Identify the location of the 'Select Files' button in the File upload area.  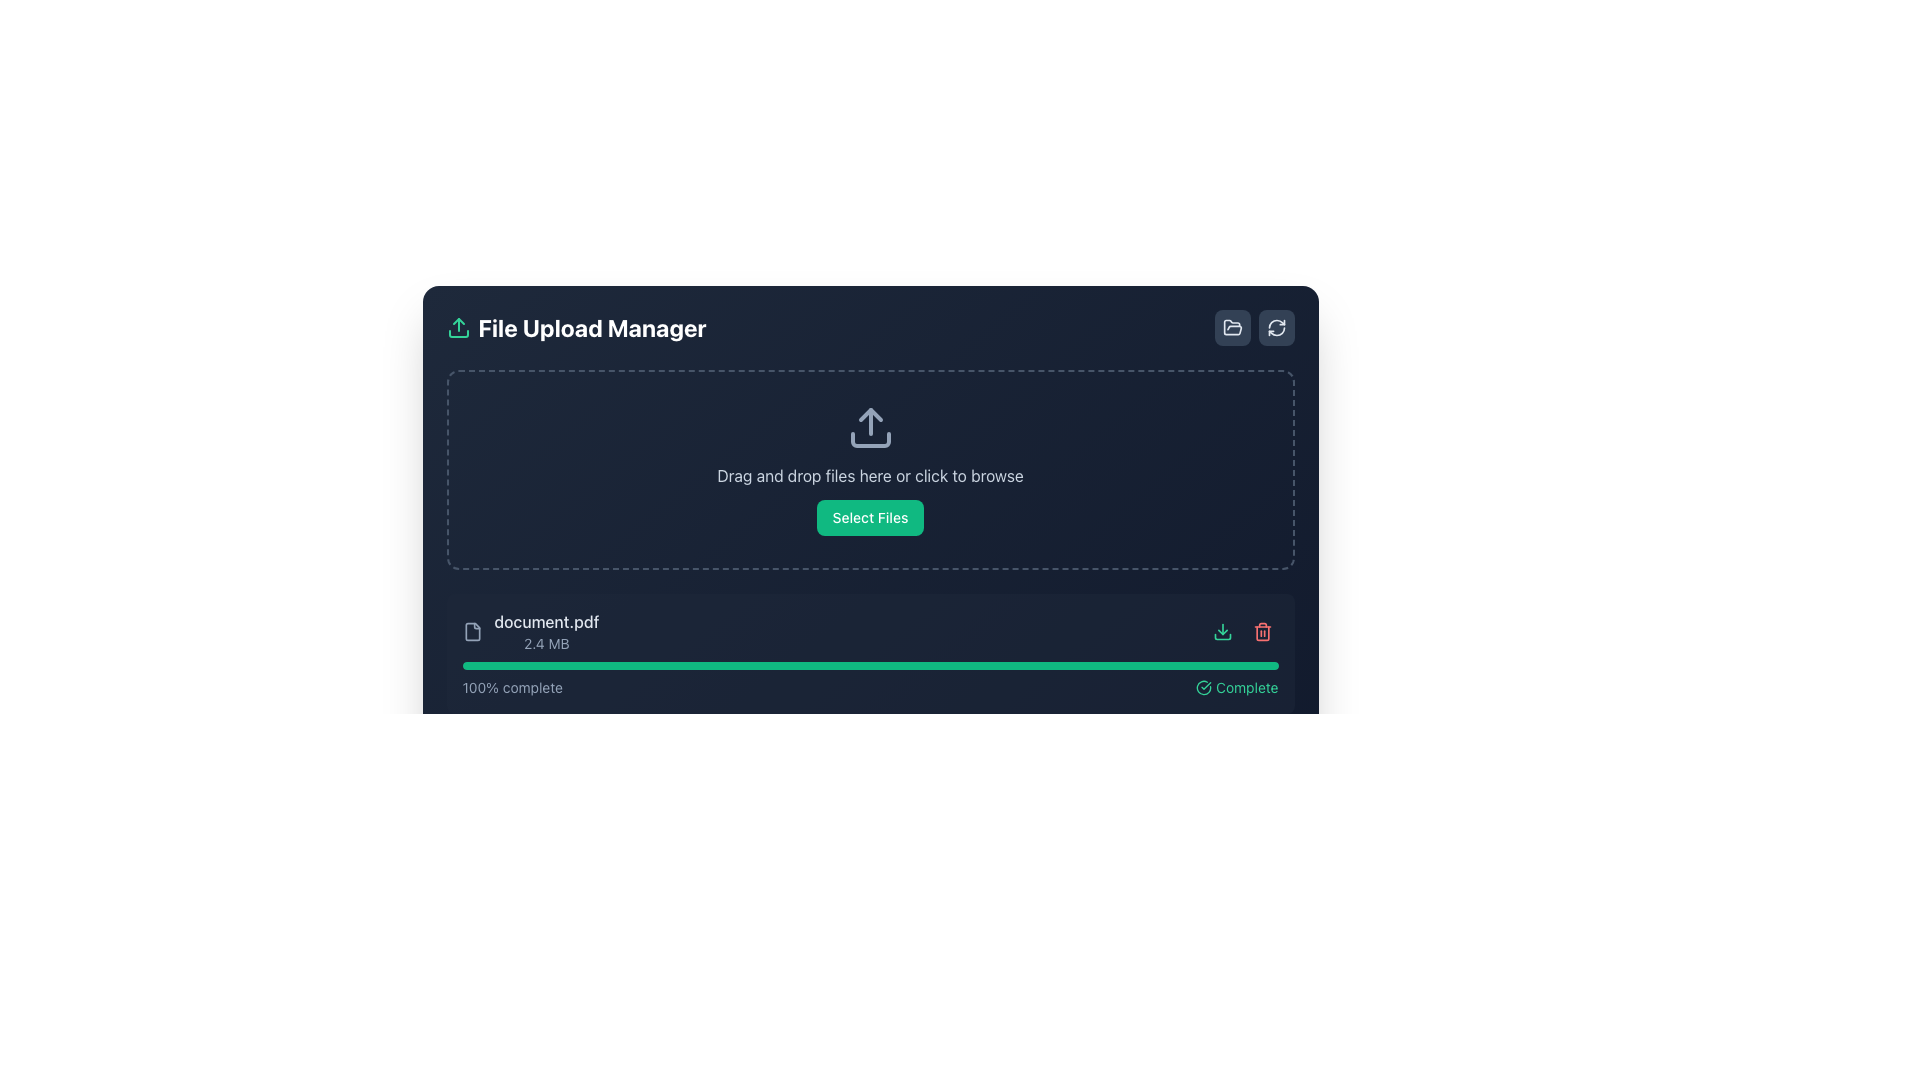
(870, 470).